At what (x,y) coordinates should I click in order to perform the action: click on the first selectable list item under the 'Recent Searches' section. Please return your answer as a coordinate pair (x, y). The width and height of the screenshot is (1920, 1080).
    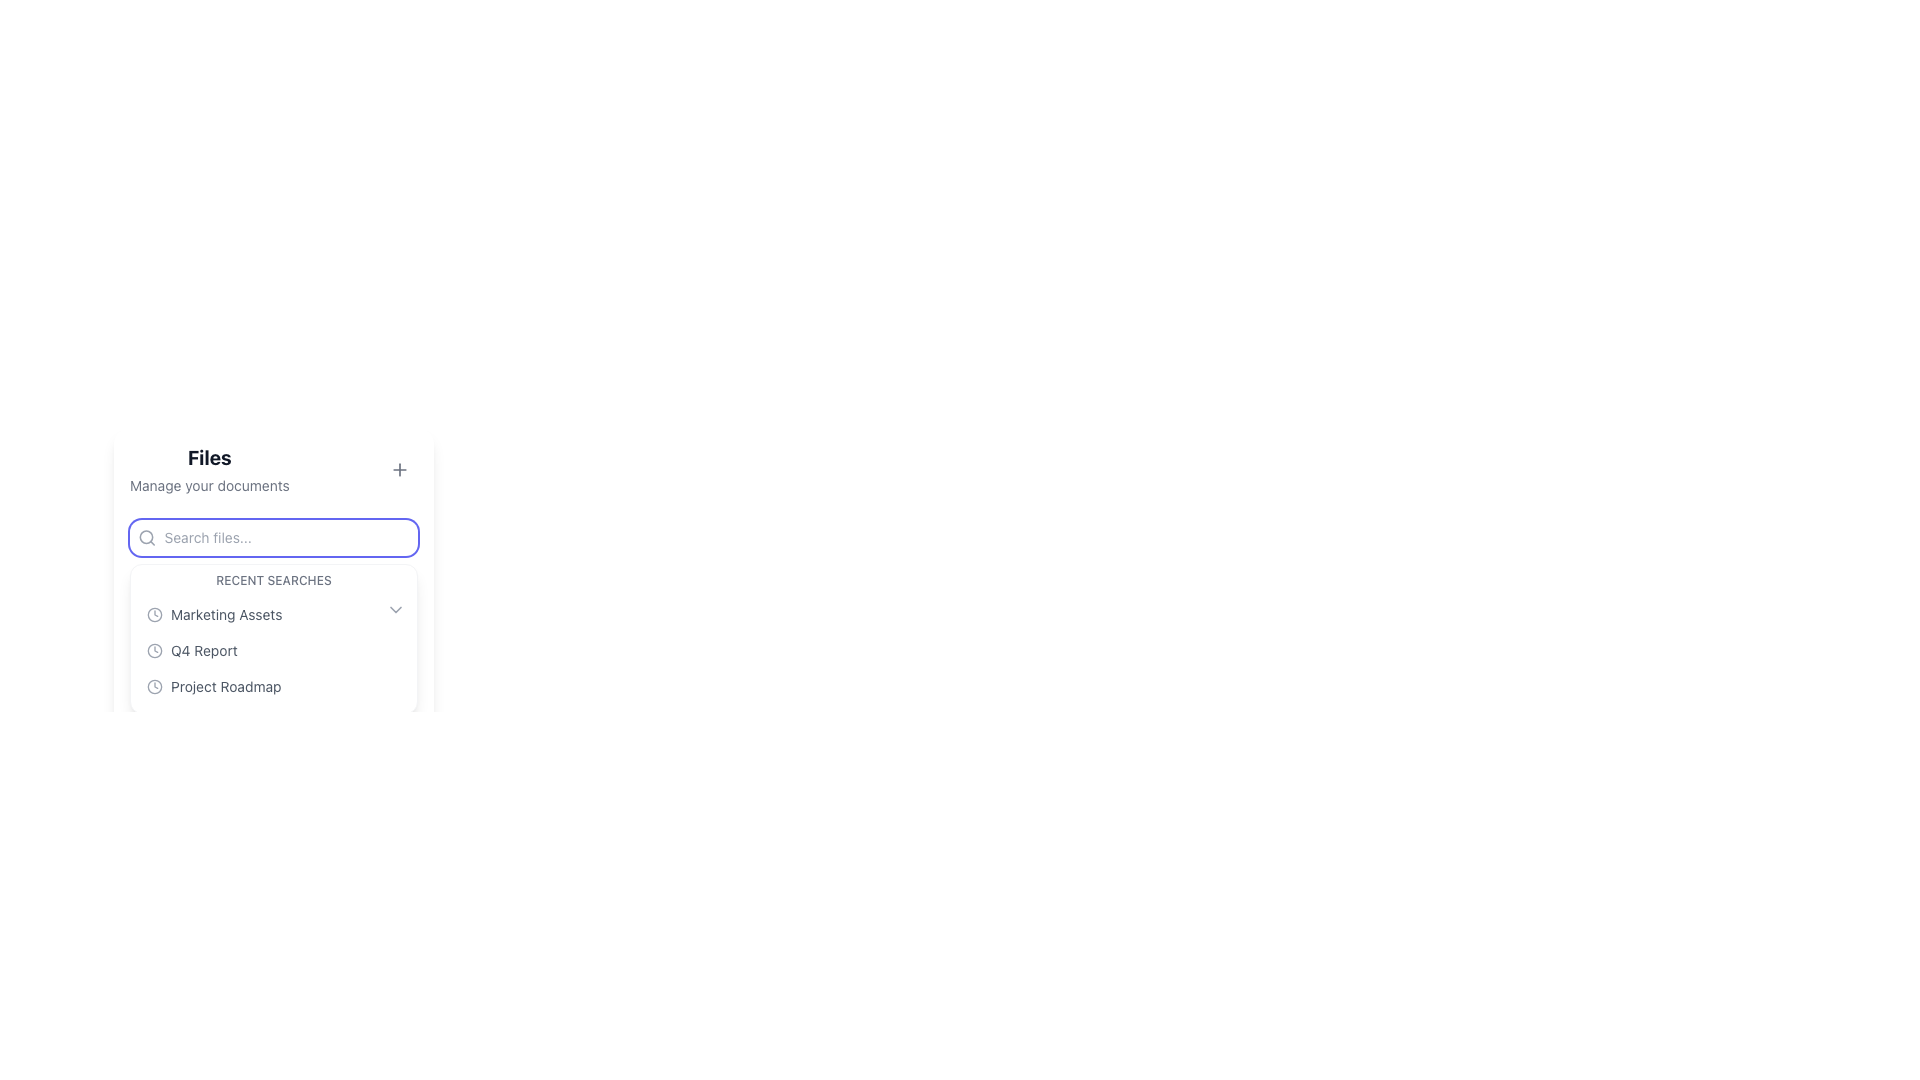
    Looking at the image, I should click on (272, 608).